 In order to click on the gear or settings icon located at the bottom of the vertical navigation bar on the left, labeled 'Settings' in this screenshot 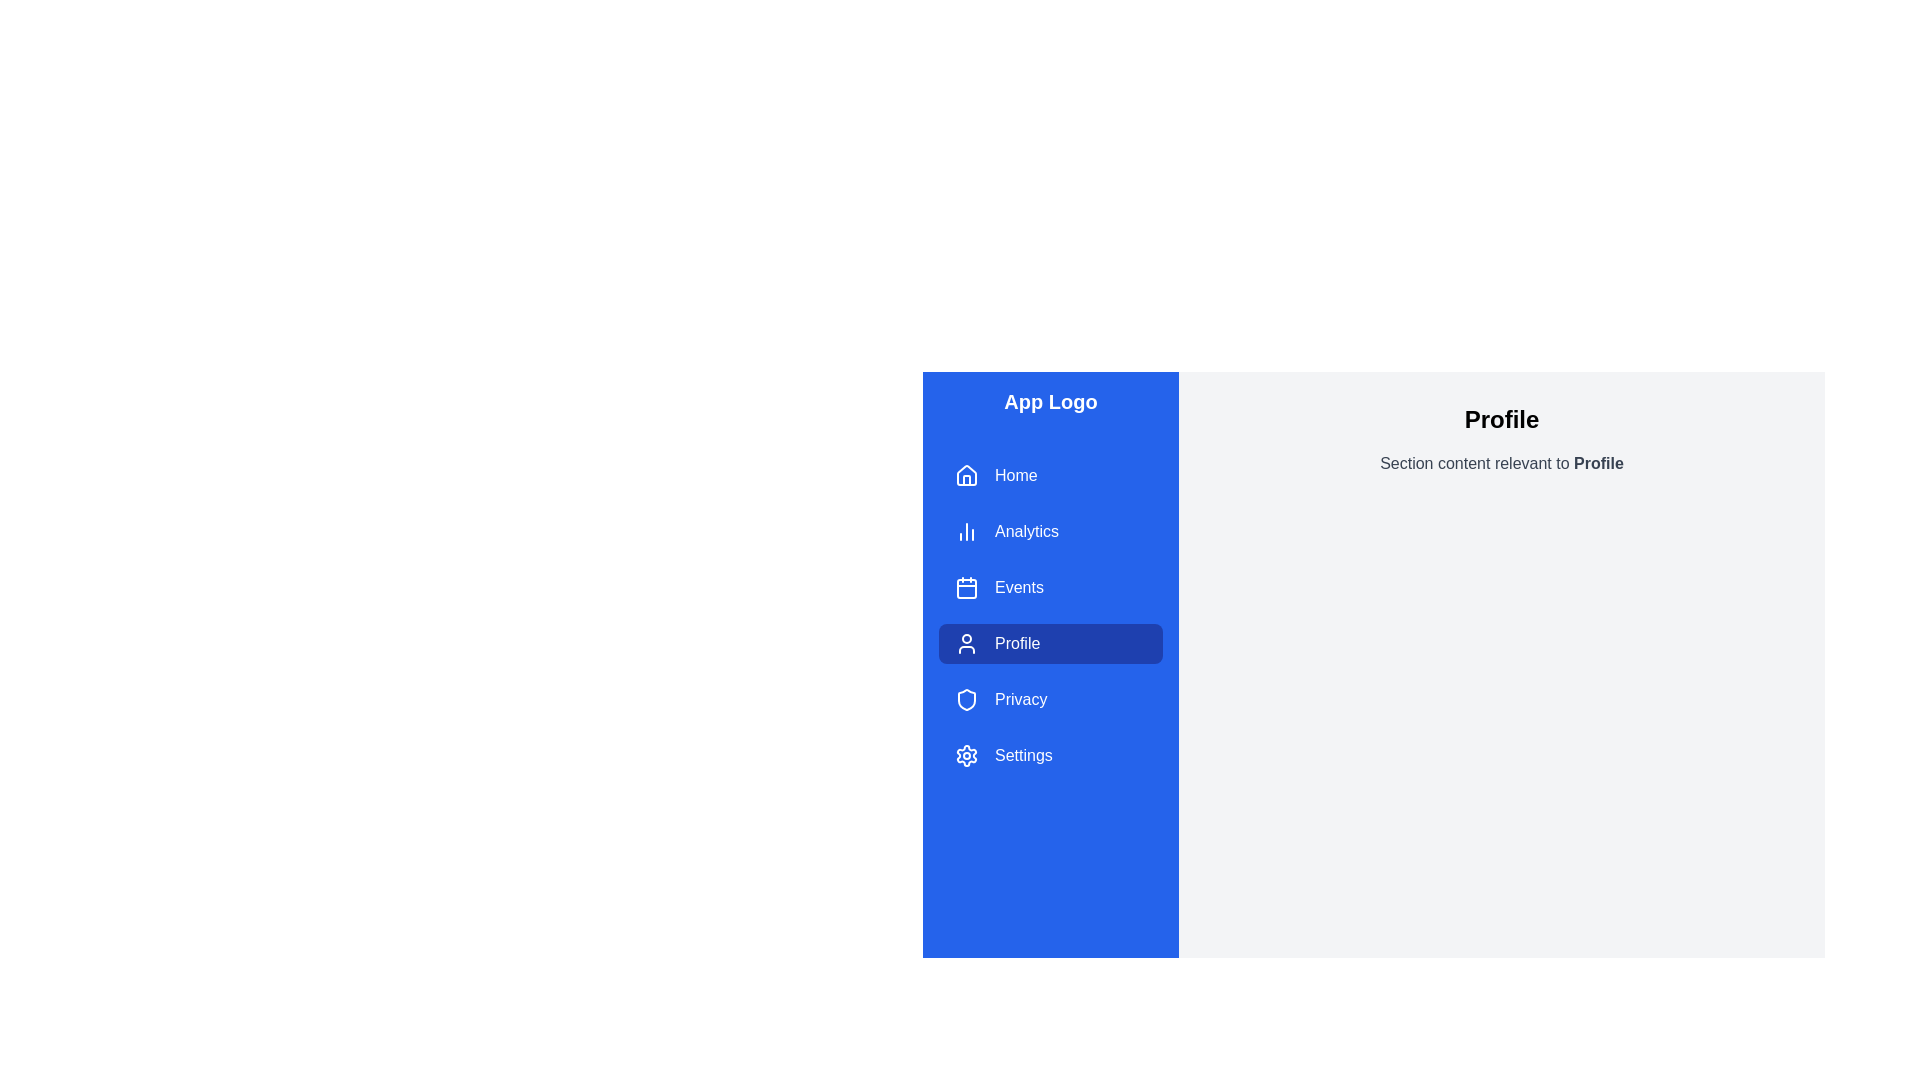, I will do `click(966, 756)`.